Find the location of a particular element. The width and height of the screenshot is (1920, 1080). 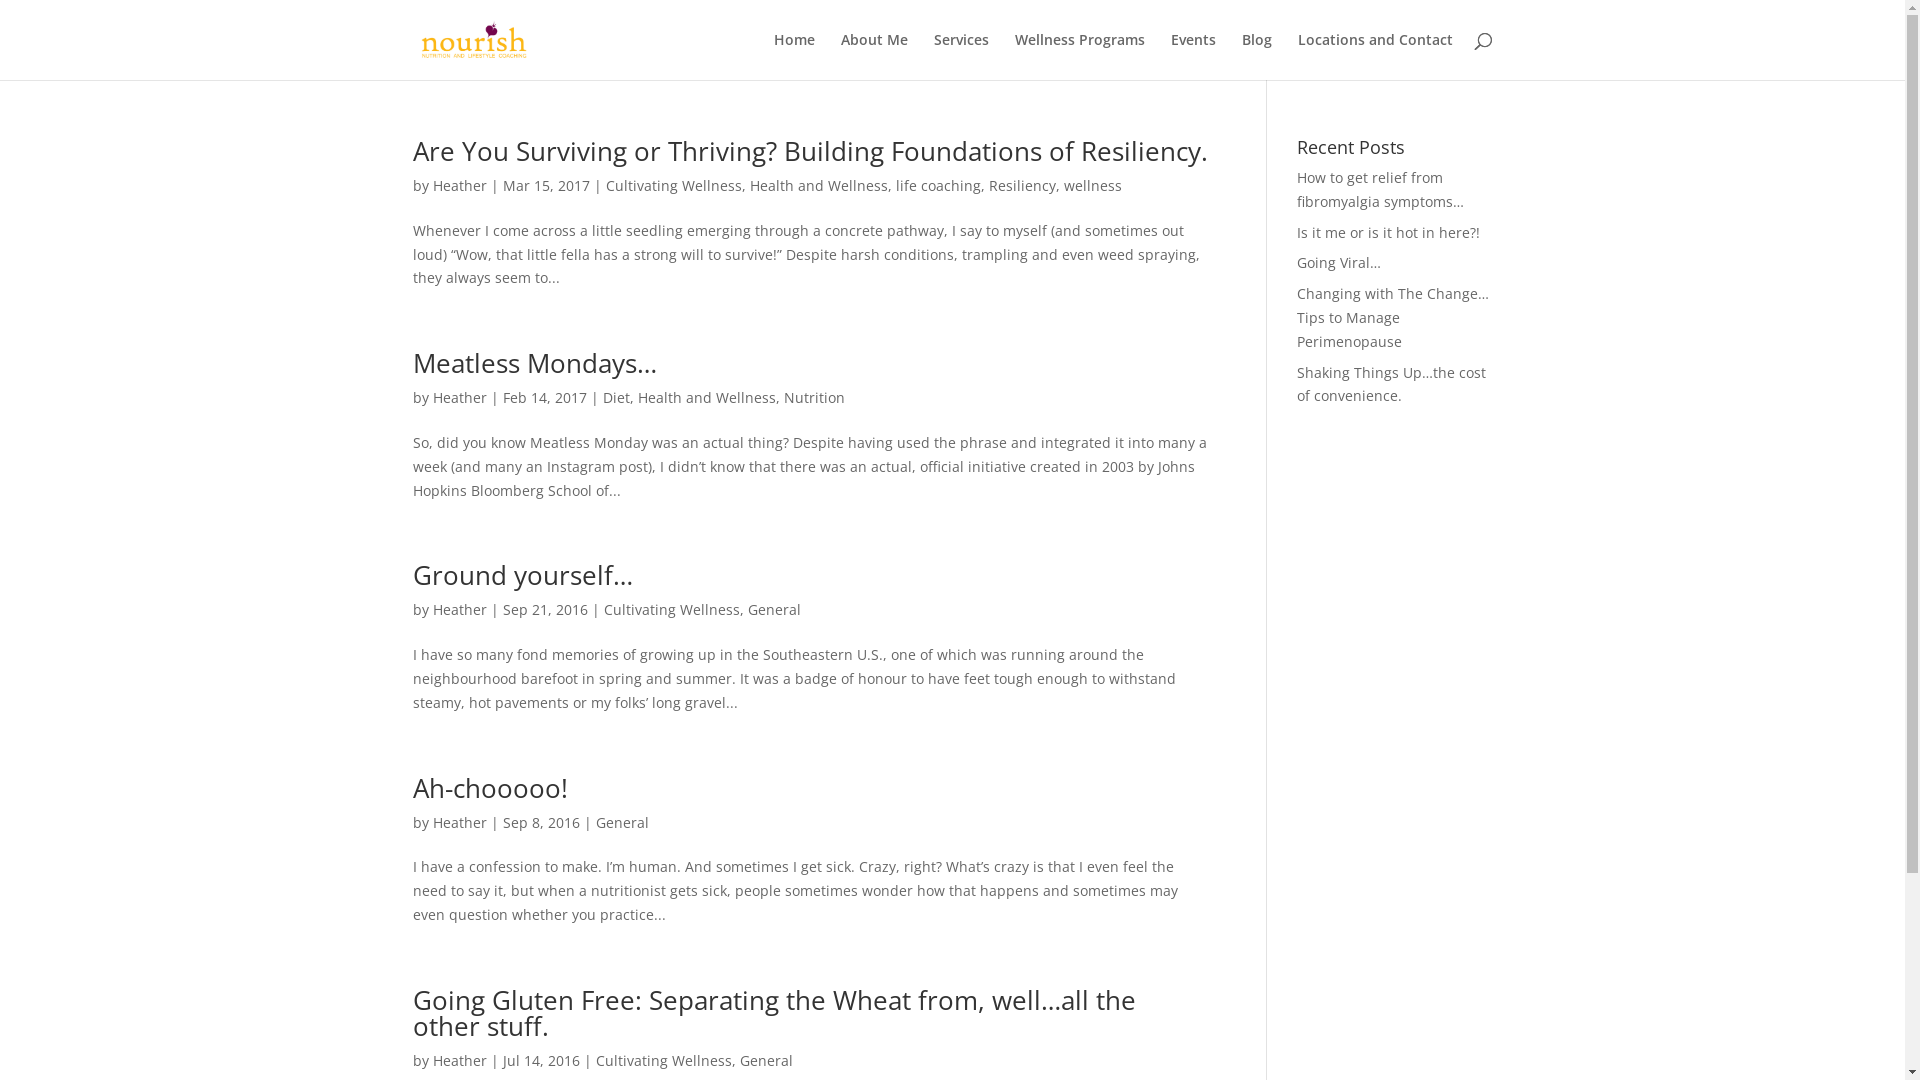

'Nutrition' is located at coordinates (814, 397).